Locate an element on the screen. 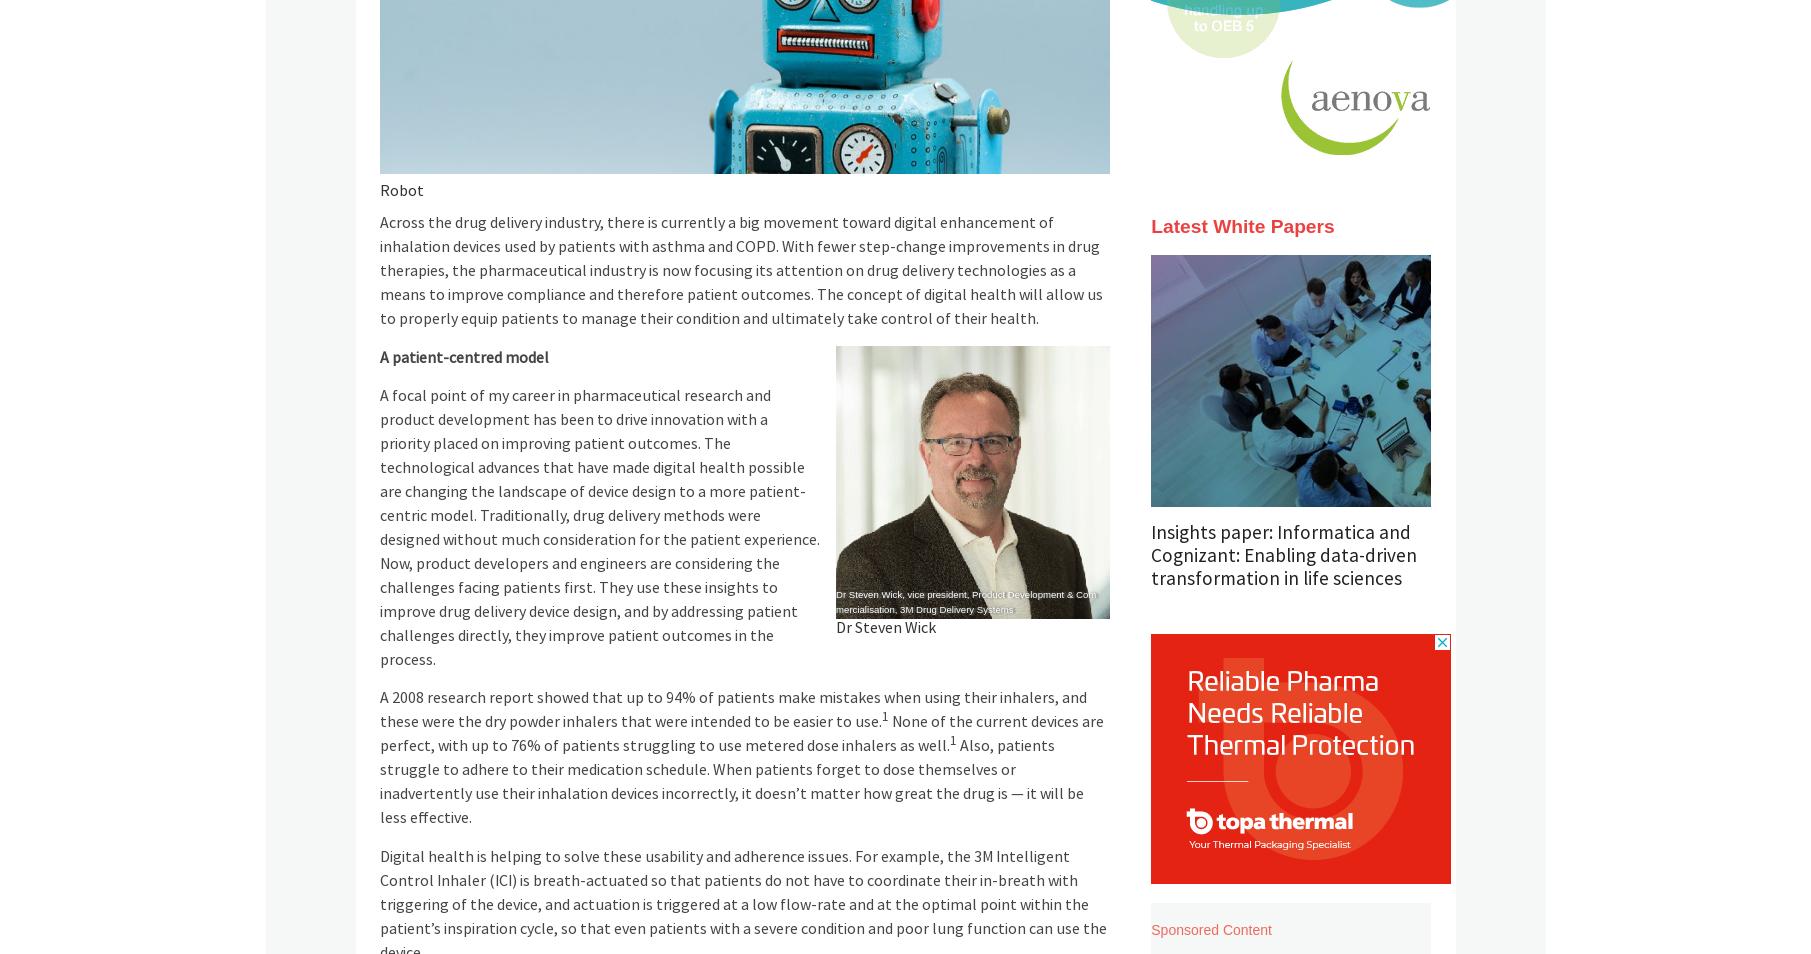 This screenshot has height=954, width=1811. 'Also, patients struggle to adhere to their medication schedule. When patients forget to dose themselves or inadvertently use their inhalation devices incorrectly, it doesn’t matter how great the drug is — it will be less effective.' is located at coordinates (729, 781).